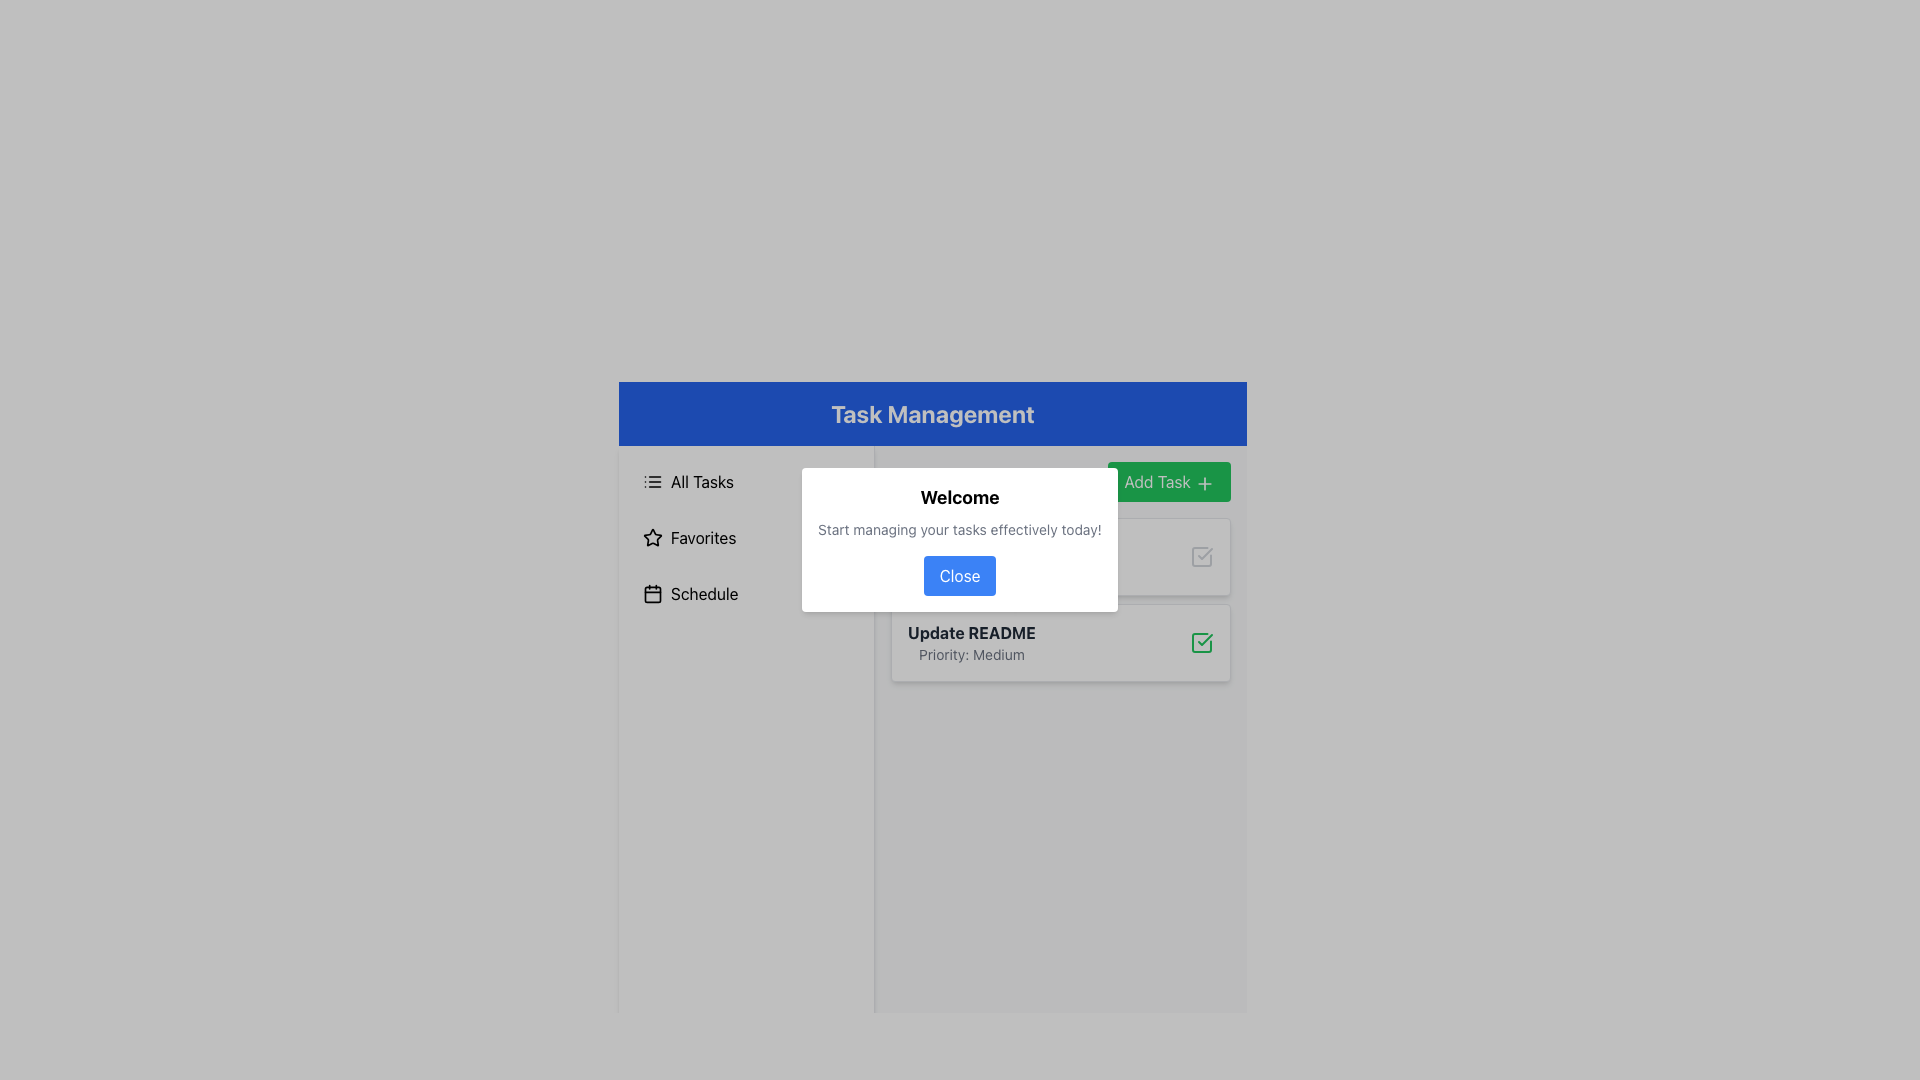  What do you see at coordinates (704, 593) in the screenshot?
I see `the 'Schedule' text label within the button` at bounding box center [704, 593].